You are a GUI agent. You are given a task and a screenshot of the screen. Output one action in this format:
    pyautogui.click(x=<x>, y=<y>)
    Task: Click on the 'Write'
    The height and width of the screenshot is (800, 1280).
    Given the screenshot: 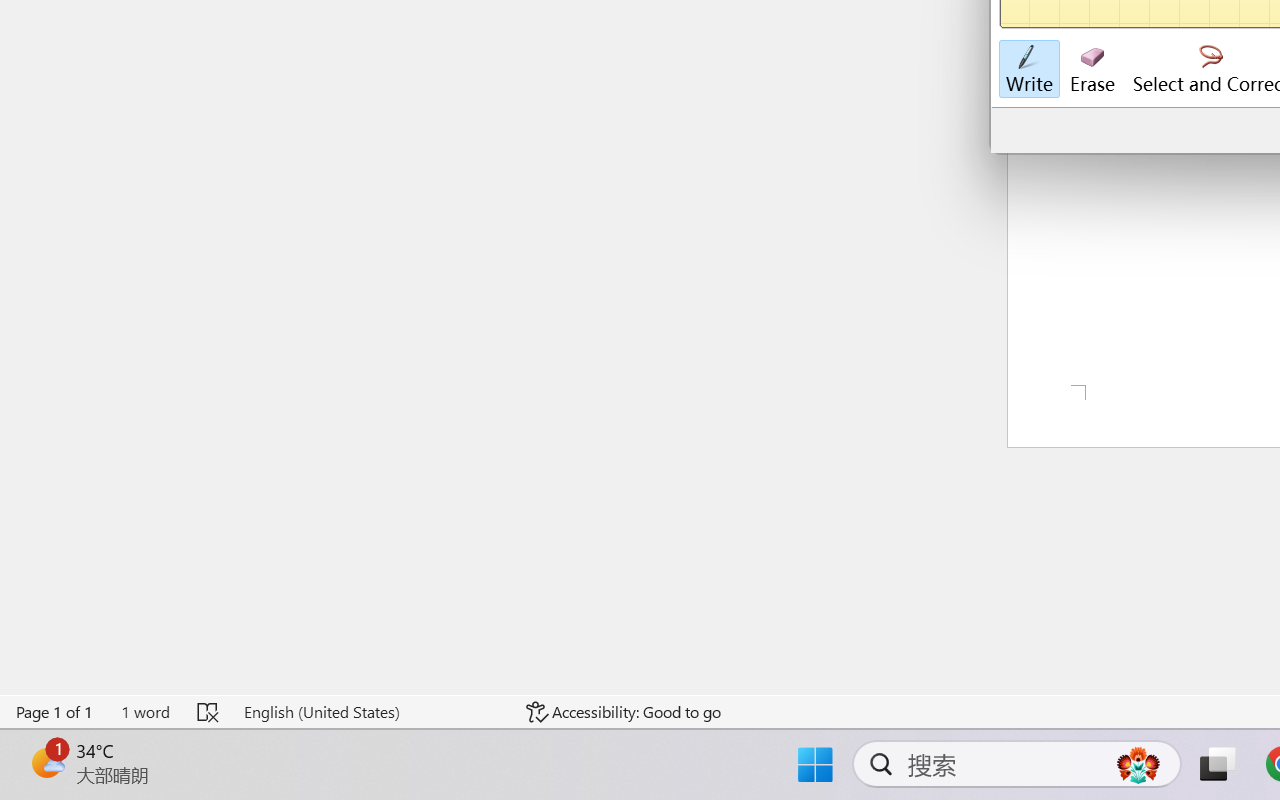 What is the action you would take?
    pyautogui.click(x=1029, y=69)
    